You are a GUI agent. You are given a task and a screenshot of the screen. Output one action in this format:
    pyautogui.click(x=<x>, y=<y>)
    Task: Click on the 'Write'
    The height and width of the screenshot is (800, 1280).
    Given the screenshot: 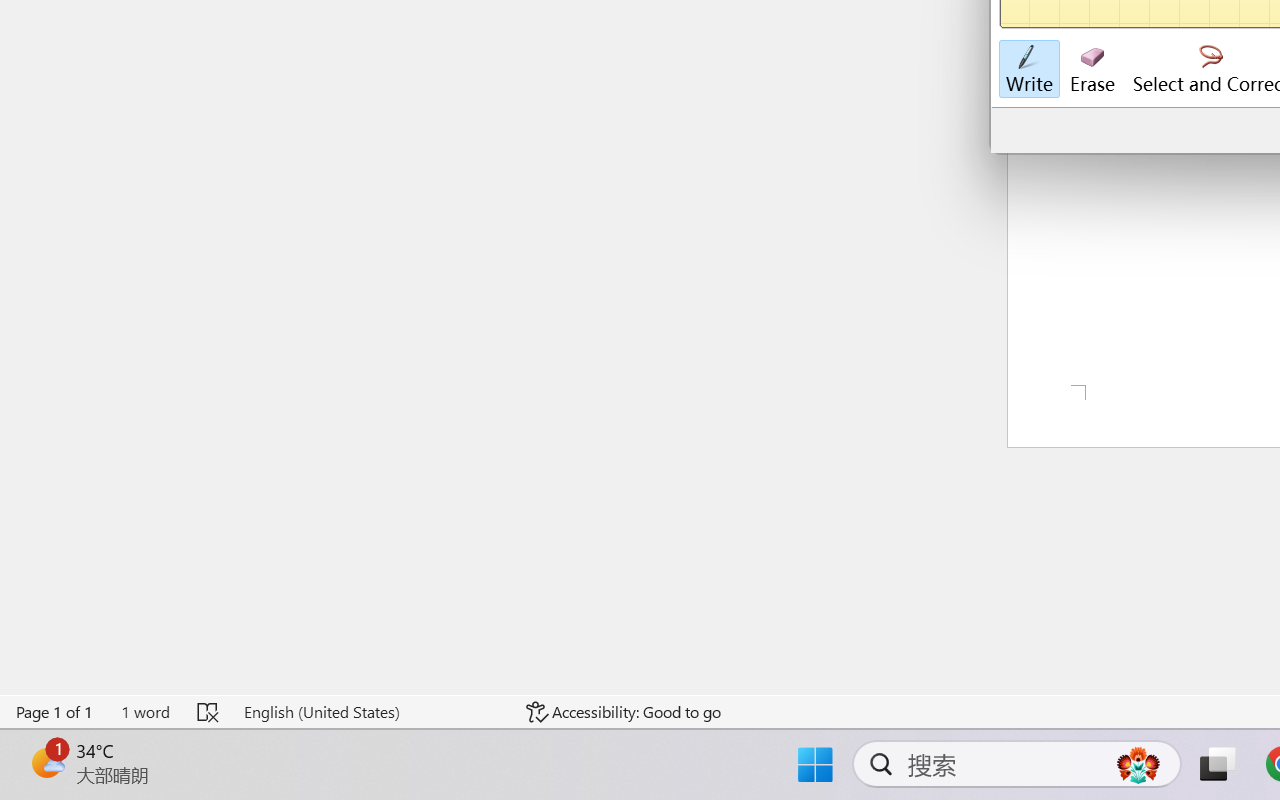 What is the action you would take?
    pyautogui.click(x=1029, y=69)
    